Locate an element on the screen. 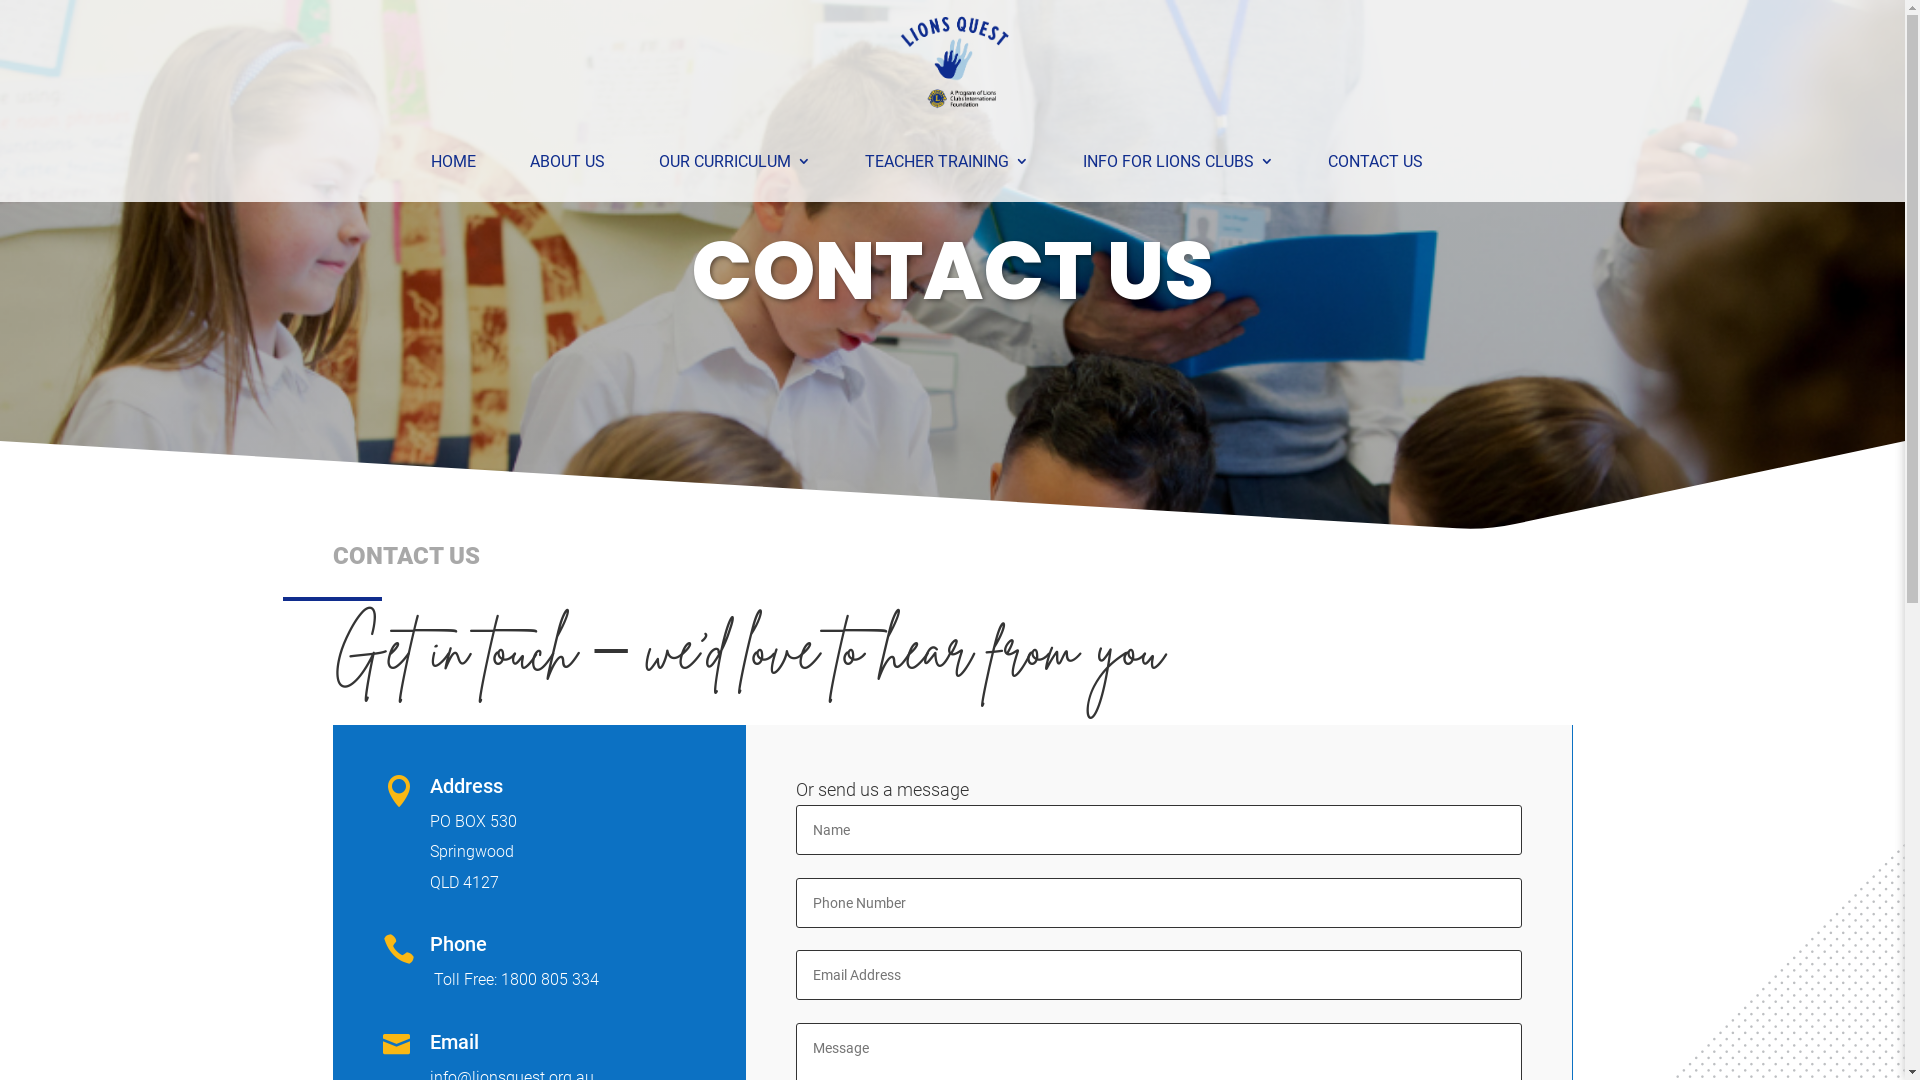  'CONTACT US' is located at coordinates (1374, 161).